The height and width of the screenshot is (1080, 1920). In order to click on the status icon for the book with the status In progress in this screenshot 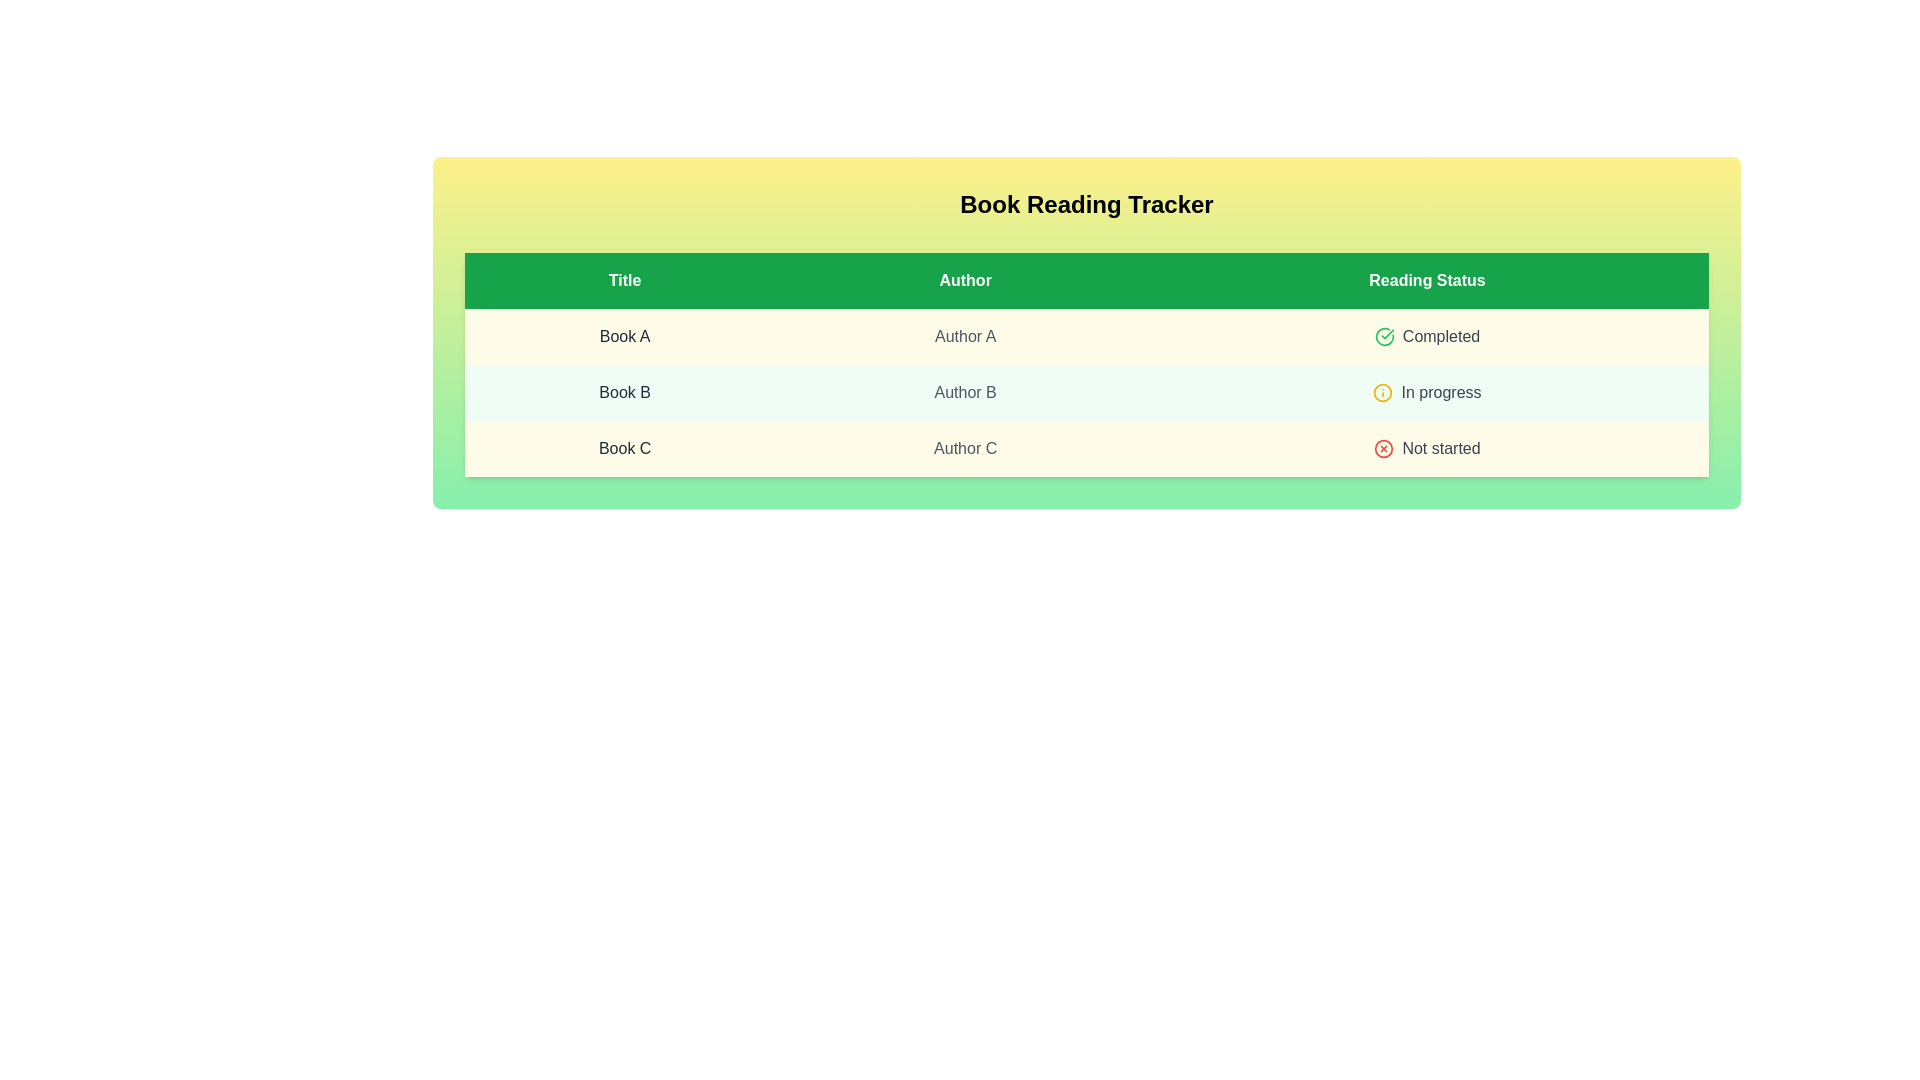, I will do `click(1382, 393)`.